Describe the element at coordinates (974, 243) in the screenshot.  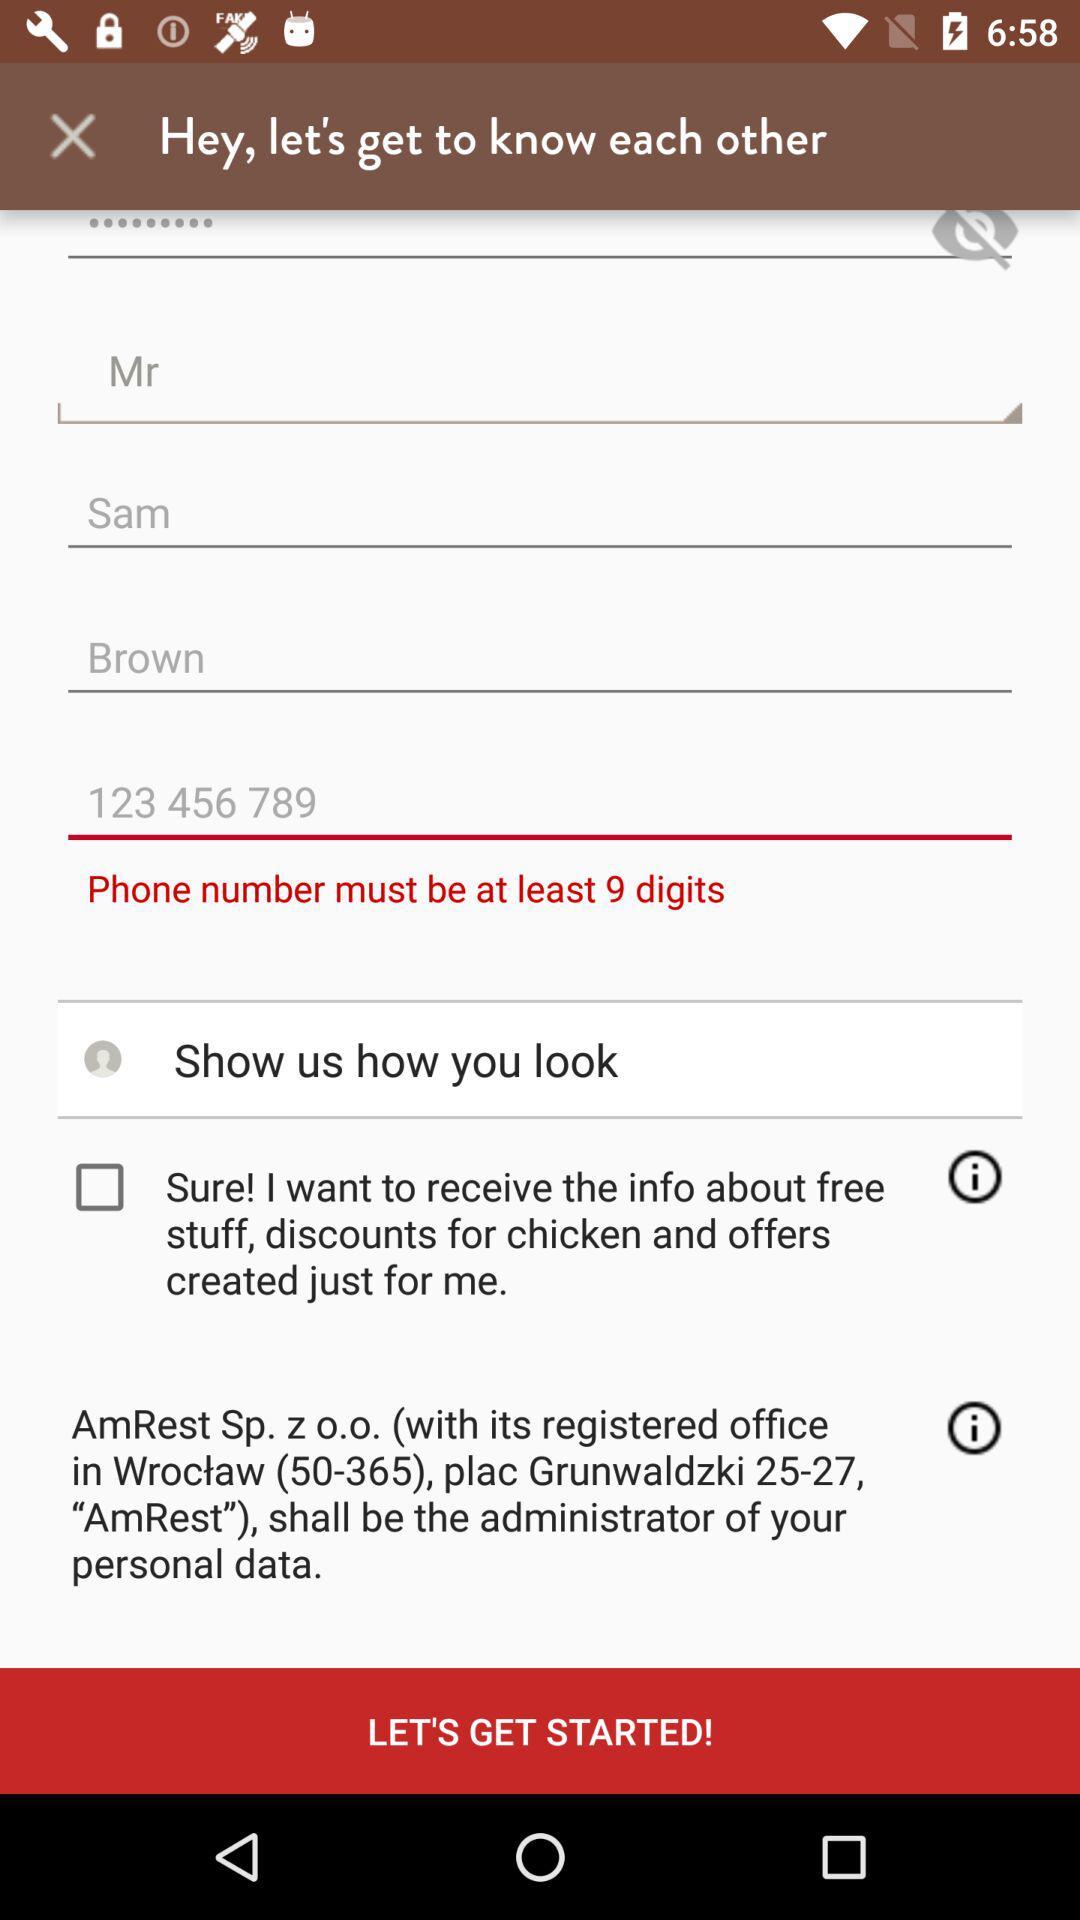
I see `the item at the top right corner` at that location.